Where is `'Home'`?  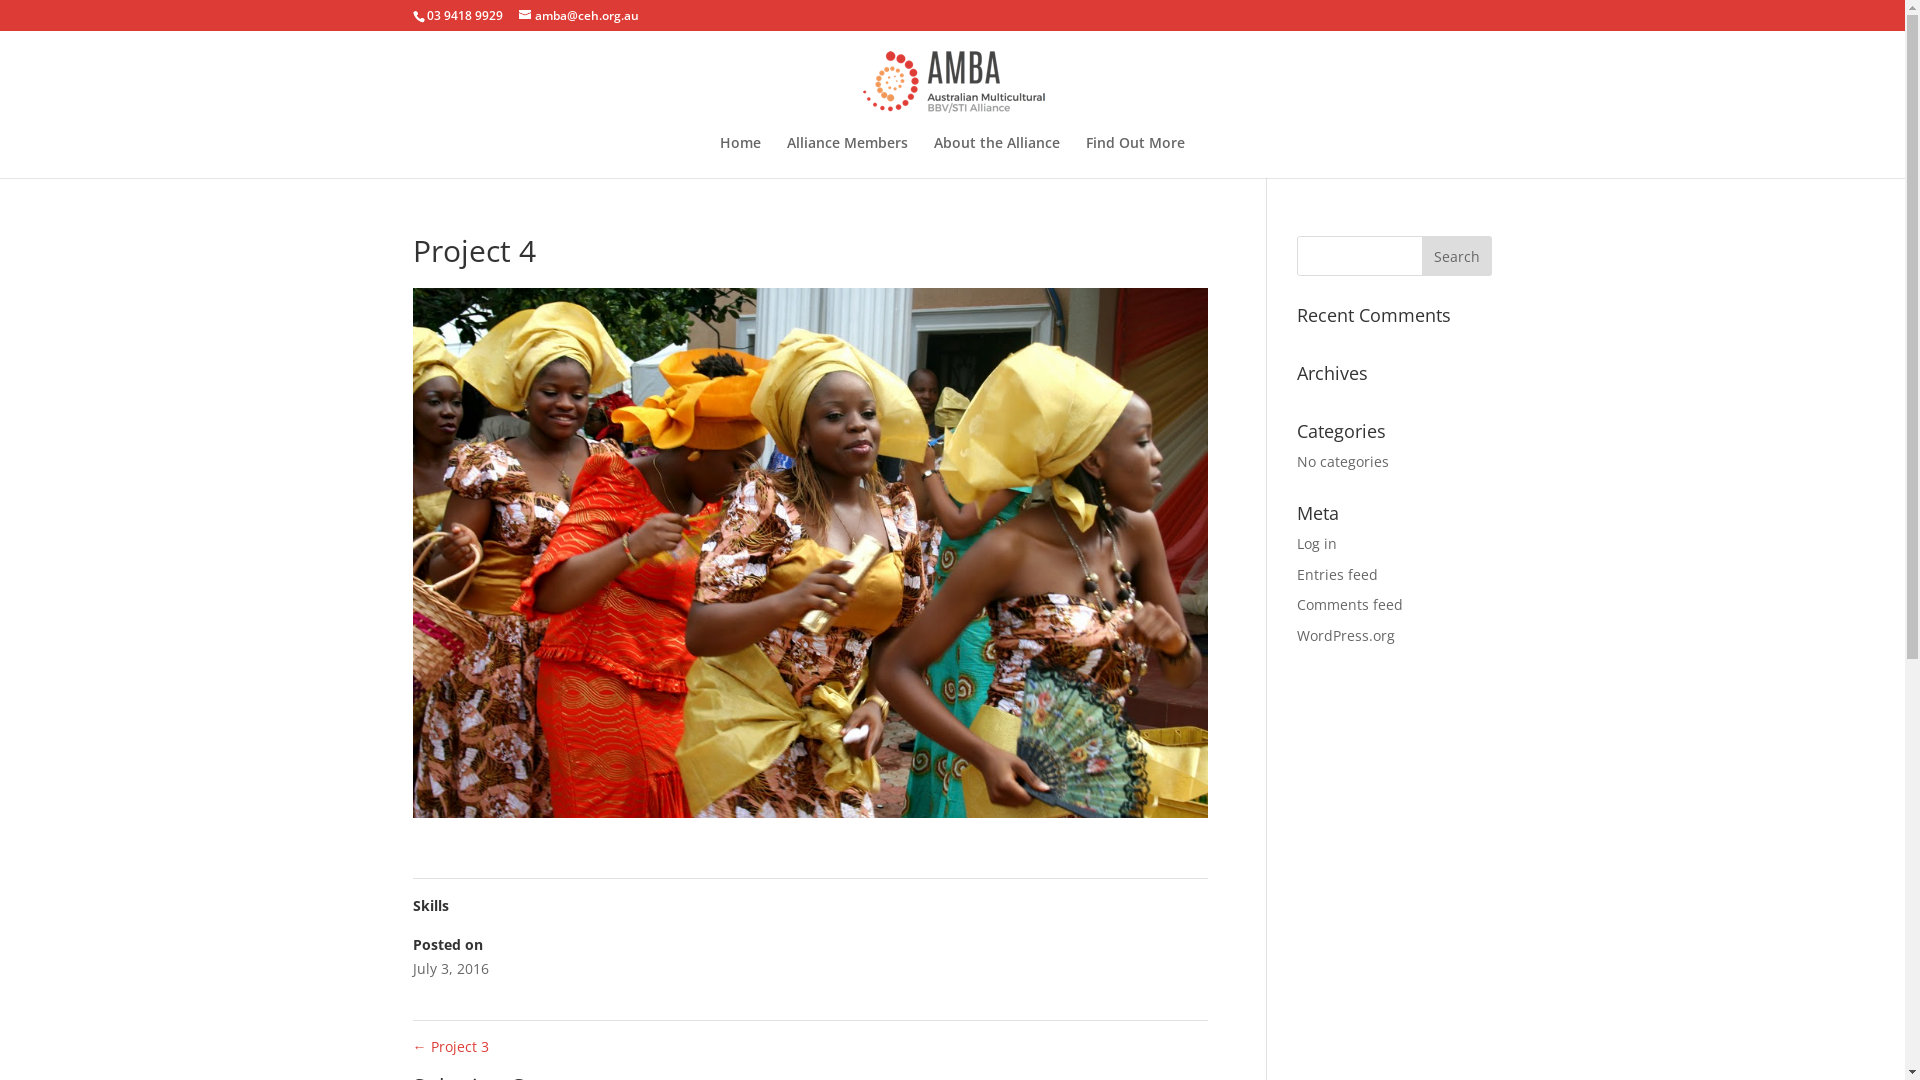
'Home' is located at coordinates (739, 156).